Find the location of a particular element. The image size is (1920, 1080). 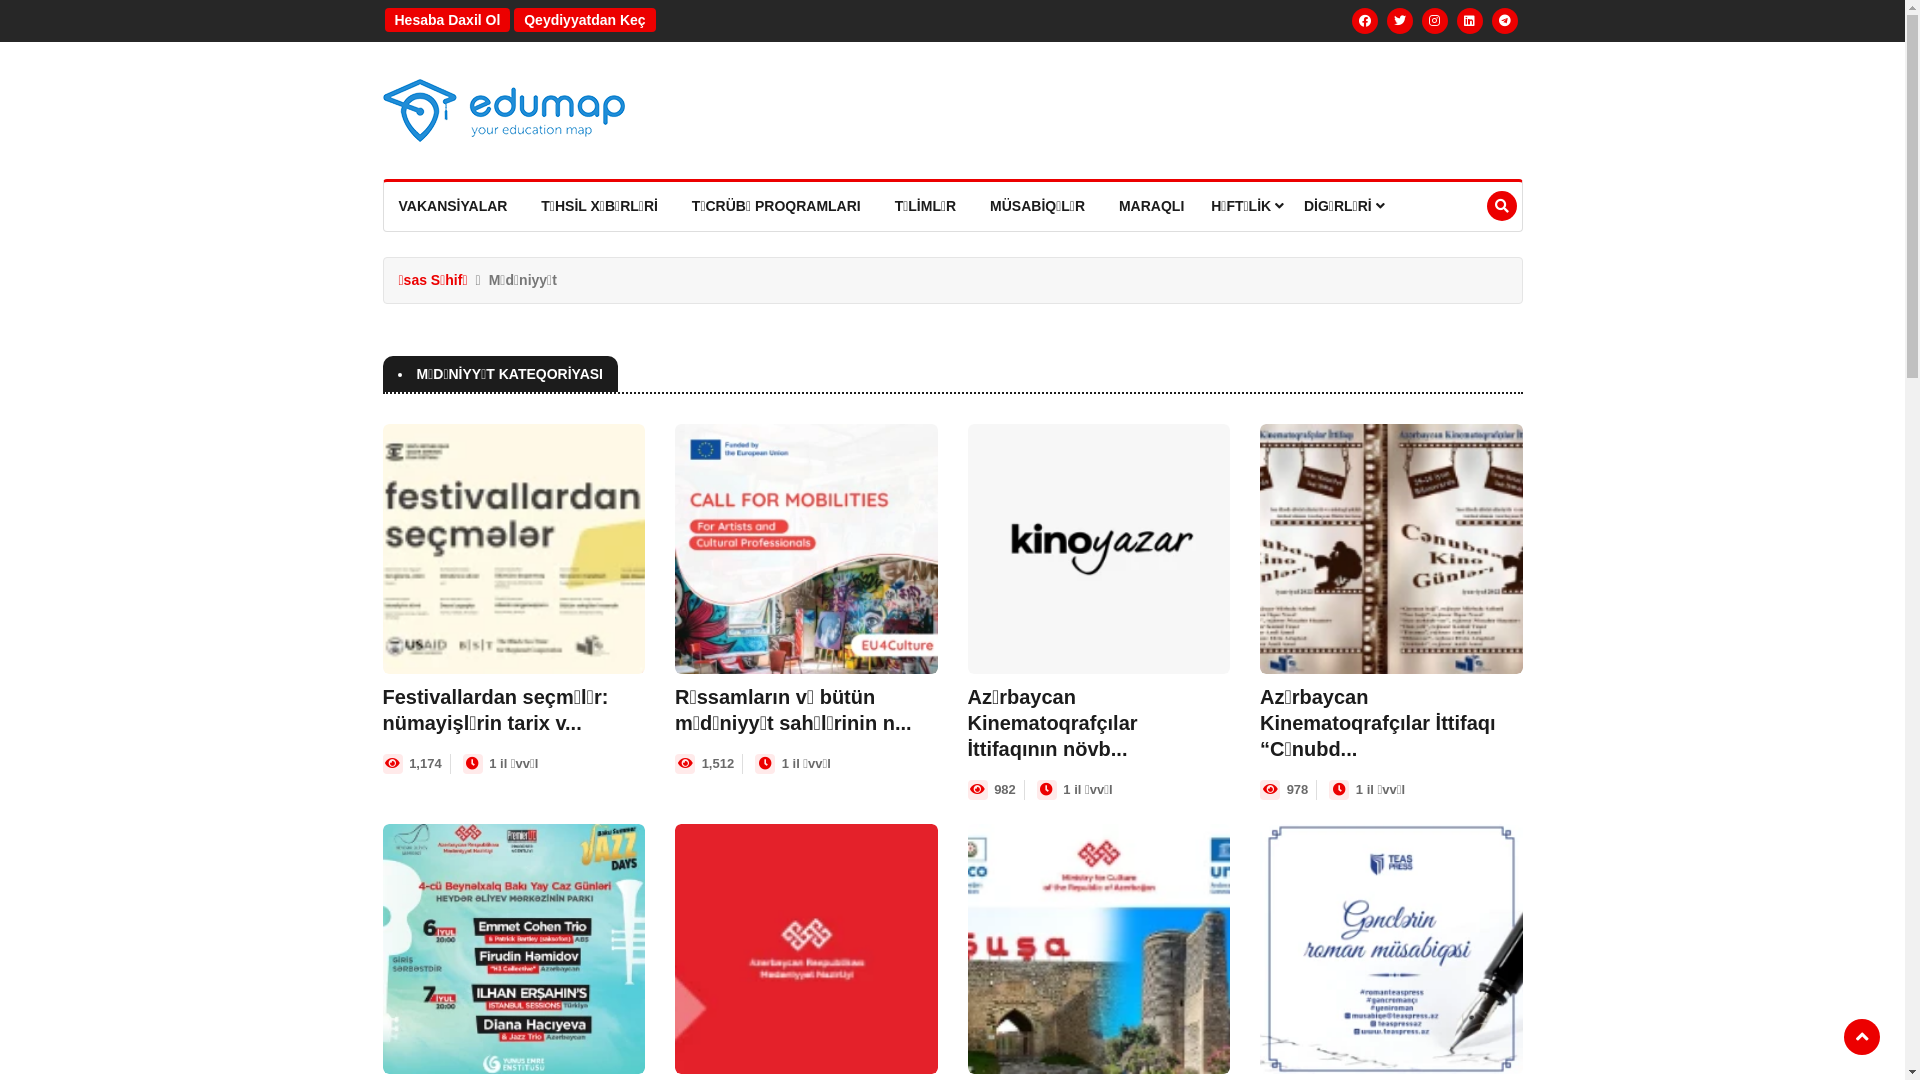

'Facebook' is located at coordinates (1363, 20).